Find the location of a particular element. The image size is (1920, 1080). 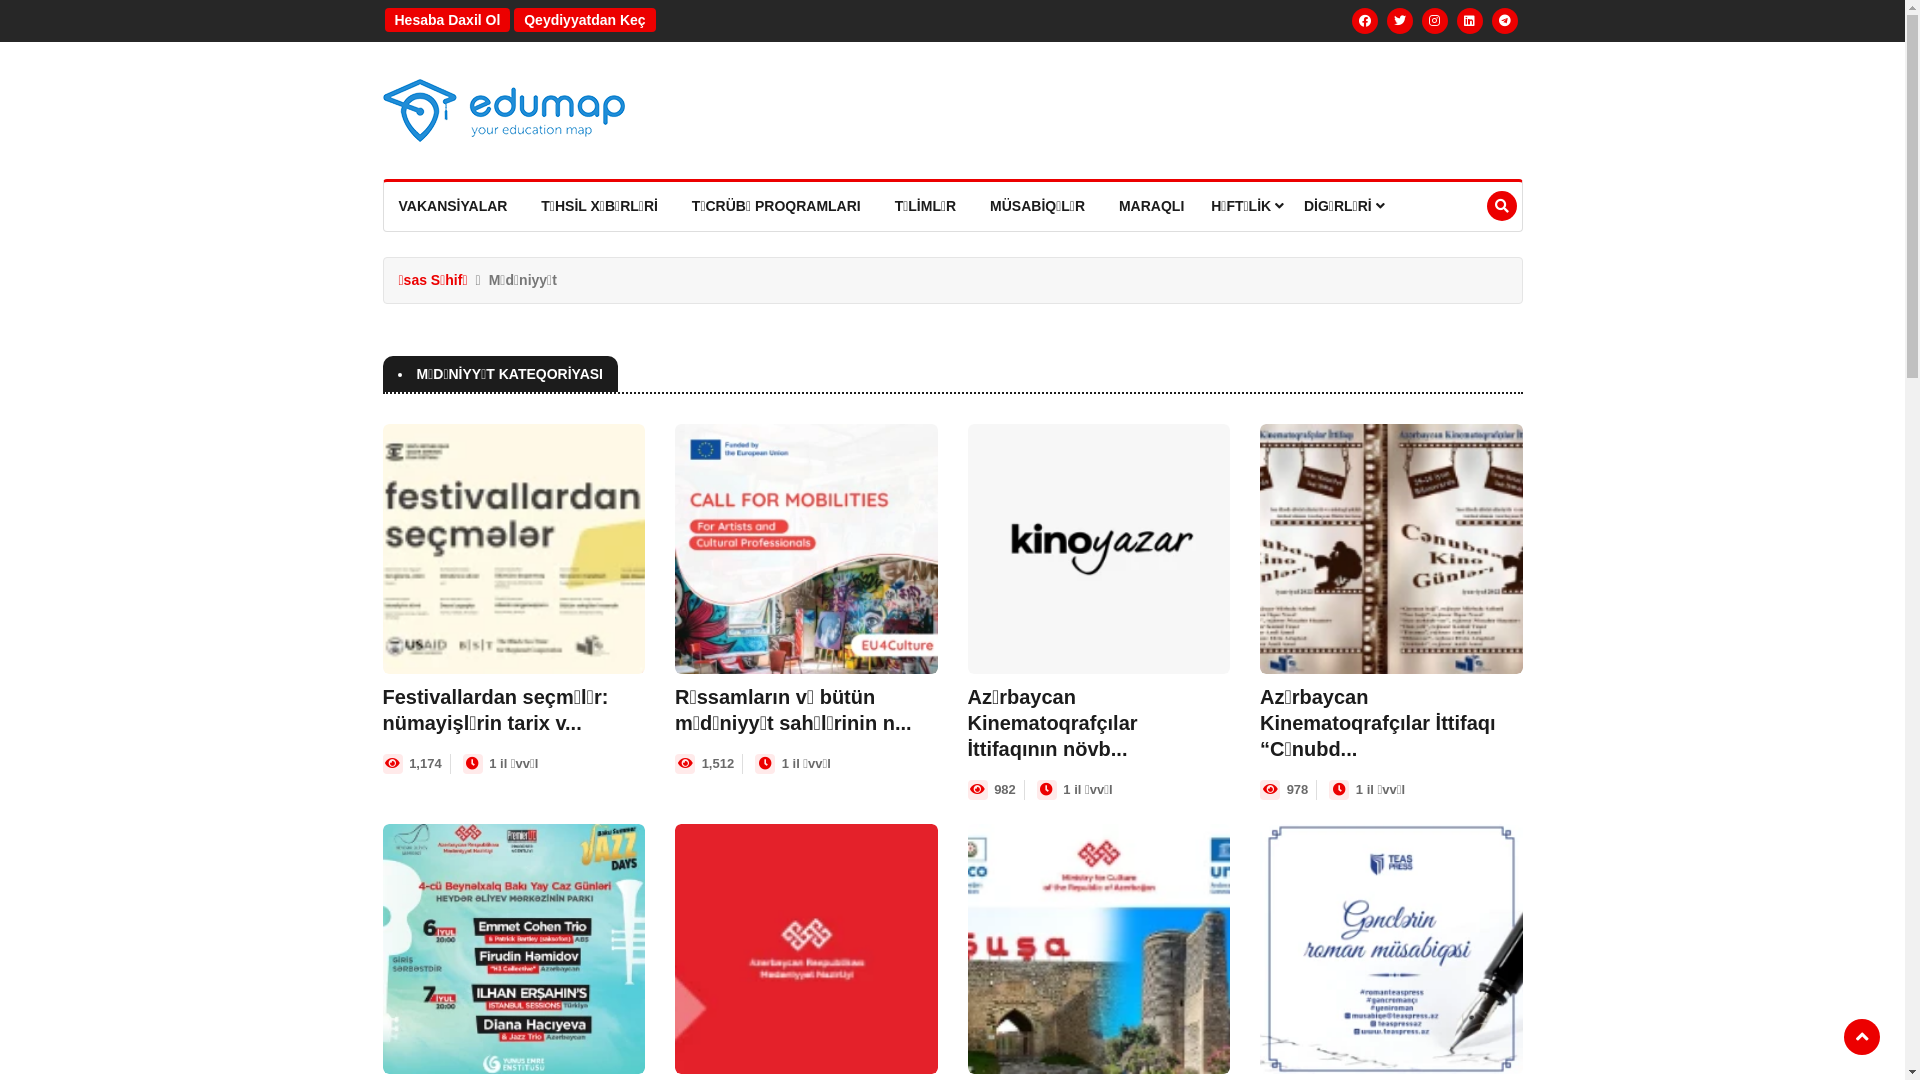

'Facebook' is located at coordinates (1363, 20).